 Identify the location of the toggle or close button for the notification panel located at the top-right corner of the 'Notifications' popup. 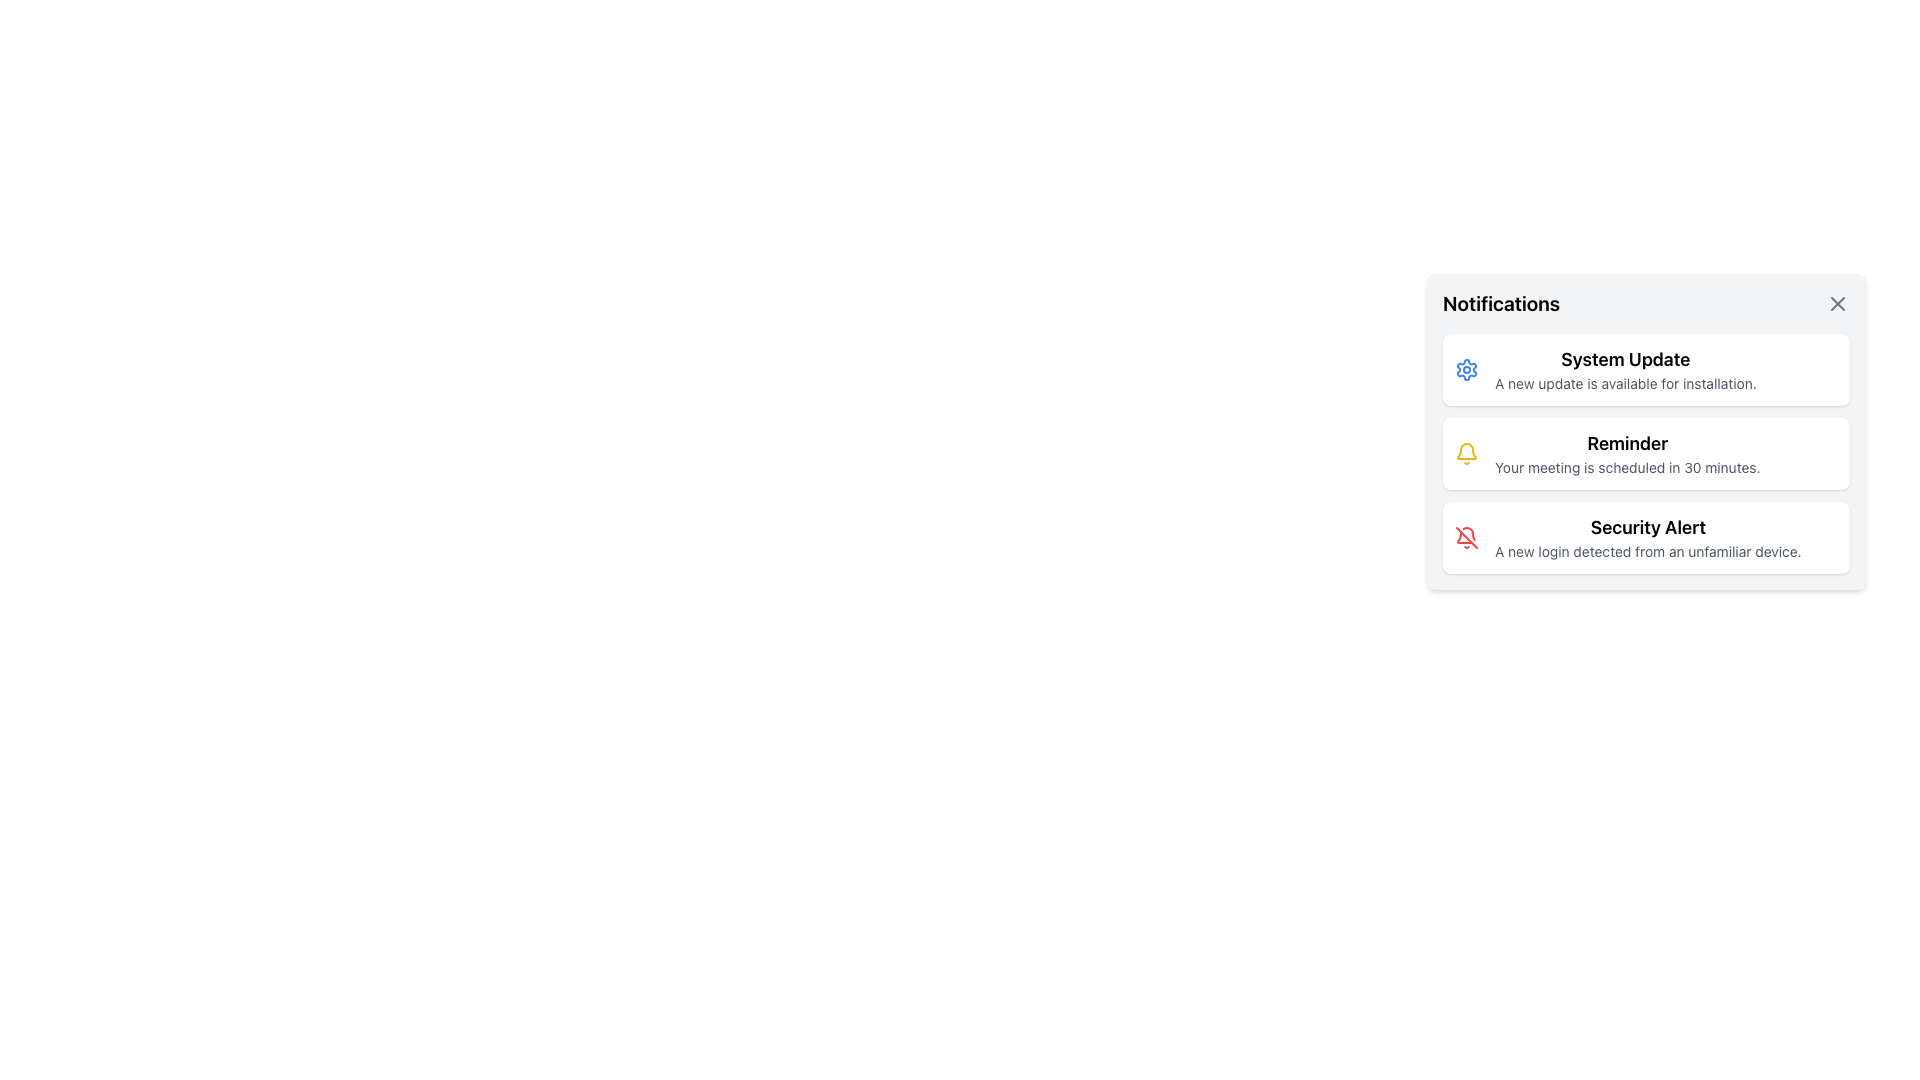
(1838, 304).